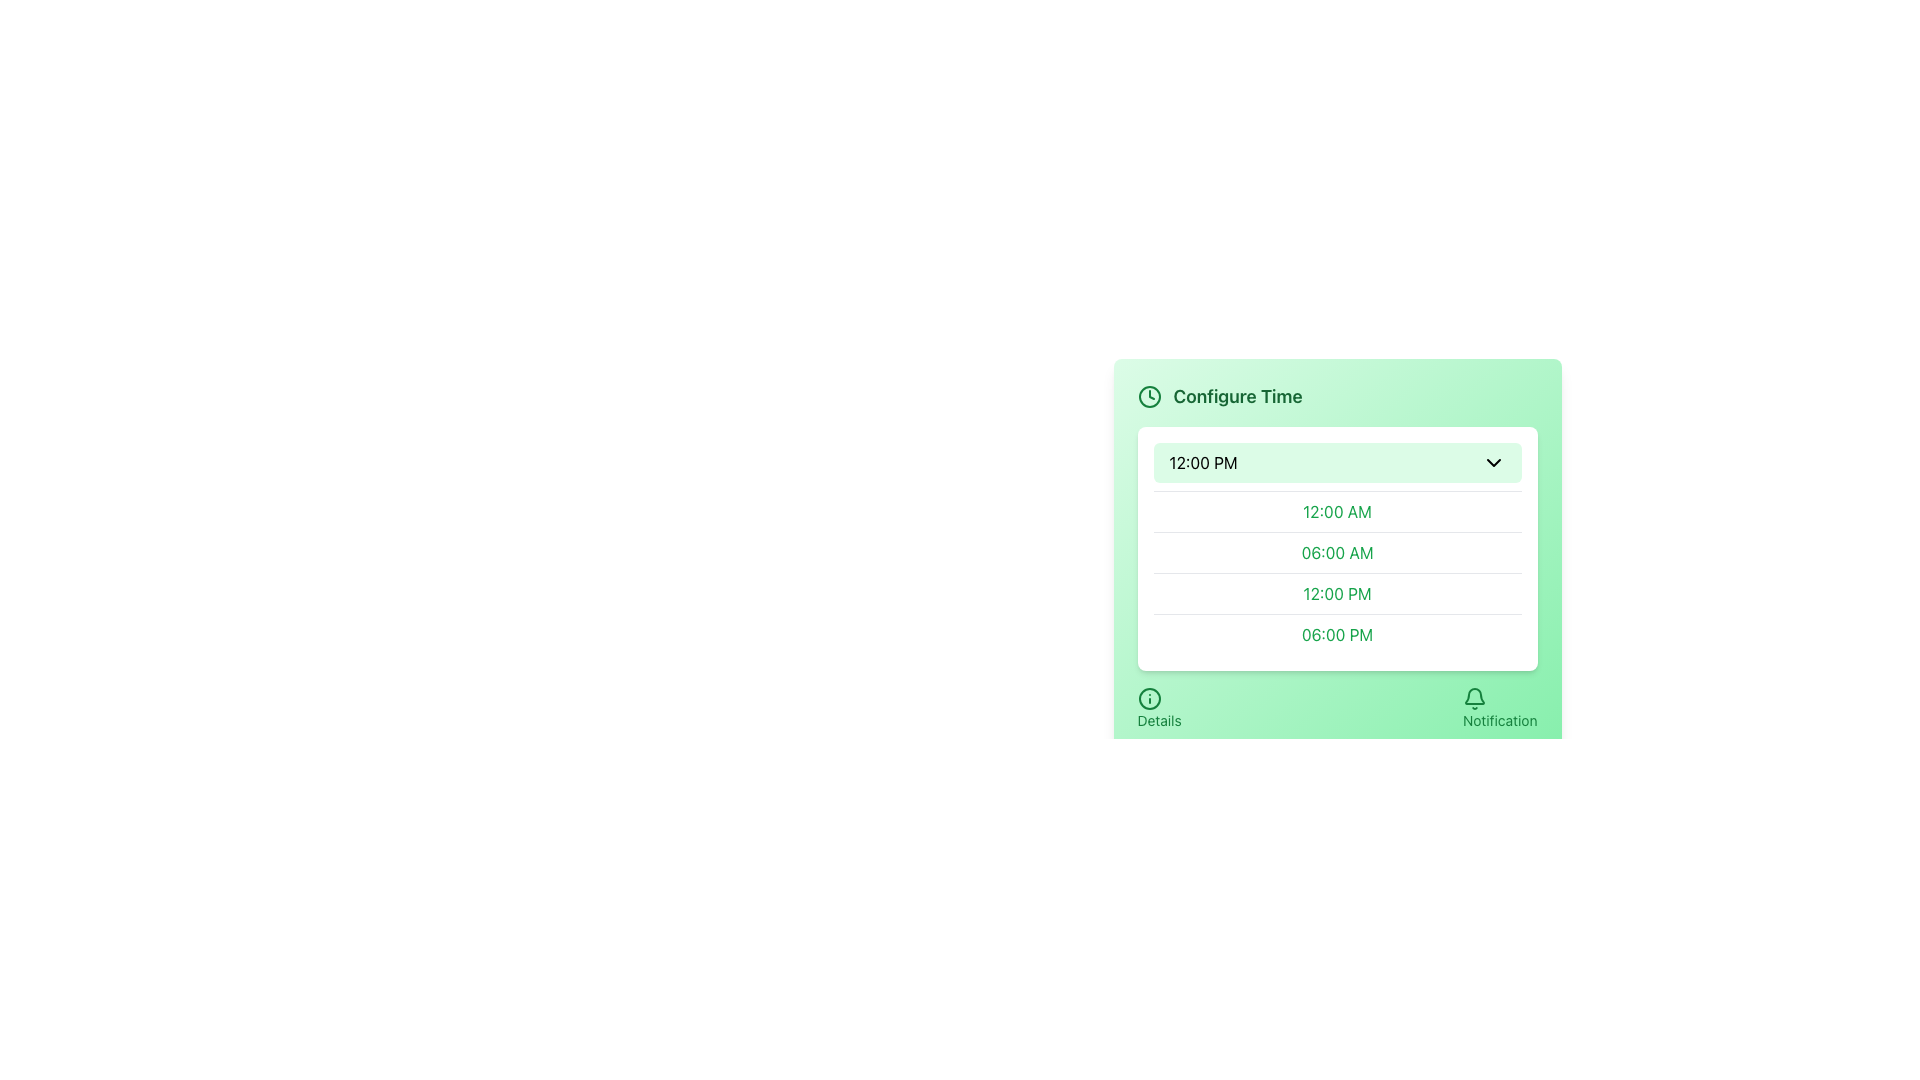 This screenshot has width=1920, height=1080. Describe the element at coordinates (1337, 462) in the screenshot. I see `the dropdown toggle control labeled '12:00 PM'` at that location.